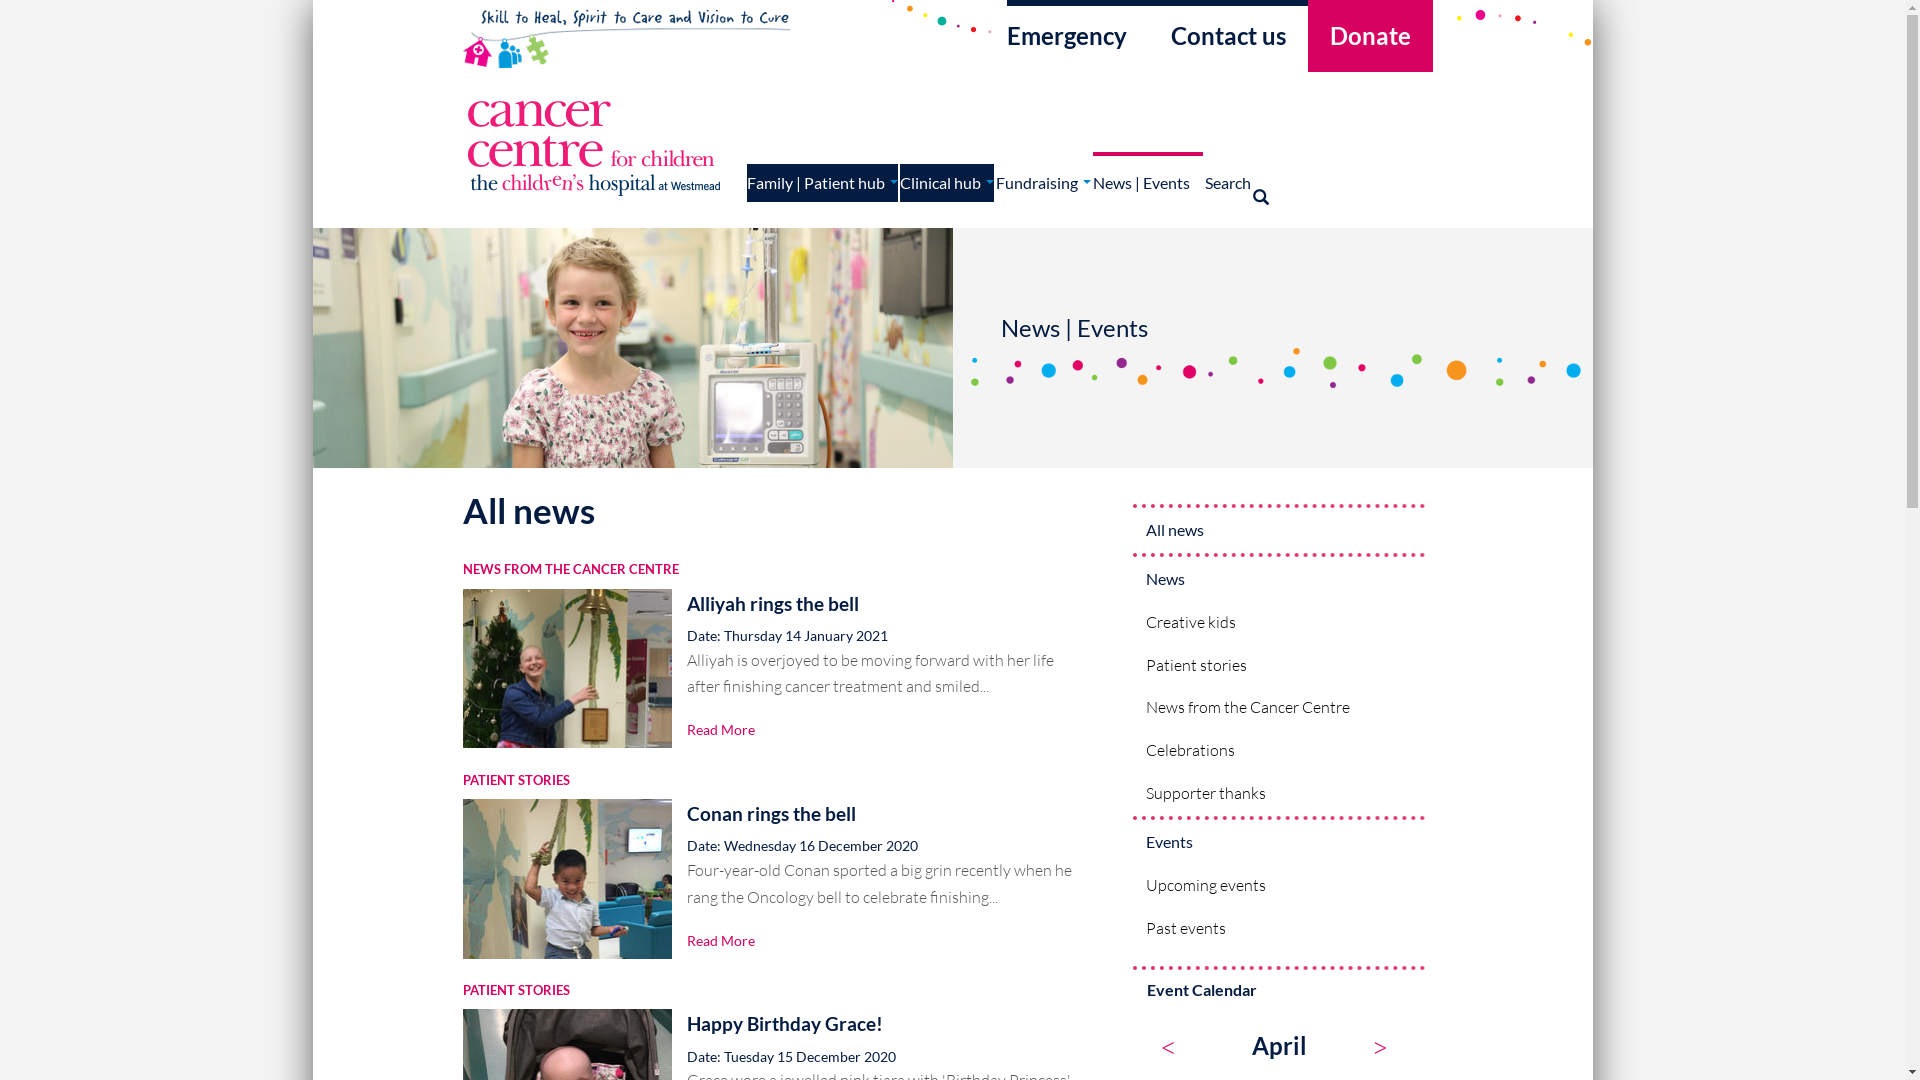  Describe the element at coordinates (1075, 35) in the screenshot. I see `'Emergency'` at that location.